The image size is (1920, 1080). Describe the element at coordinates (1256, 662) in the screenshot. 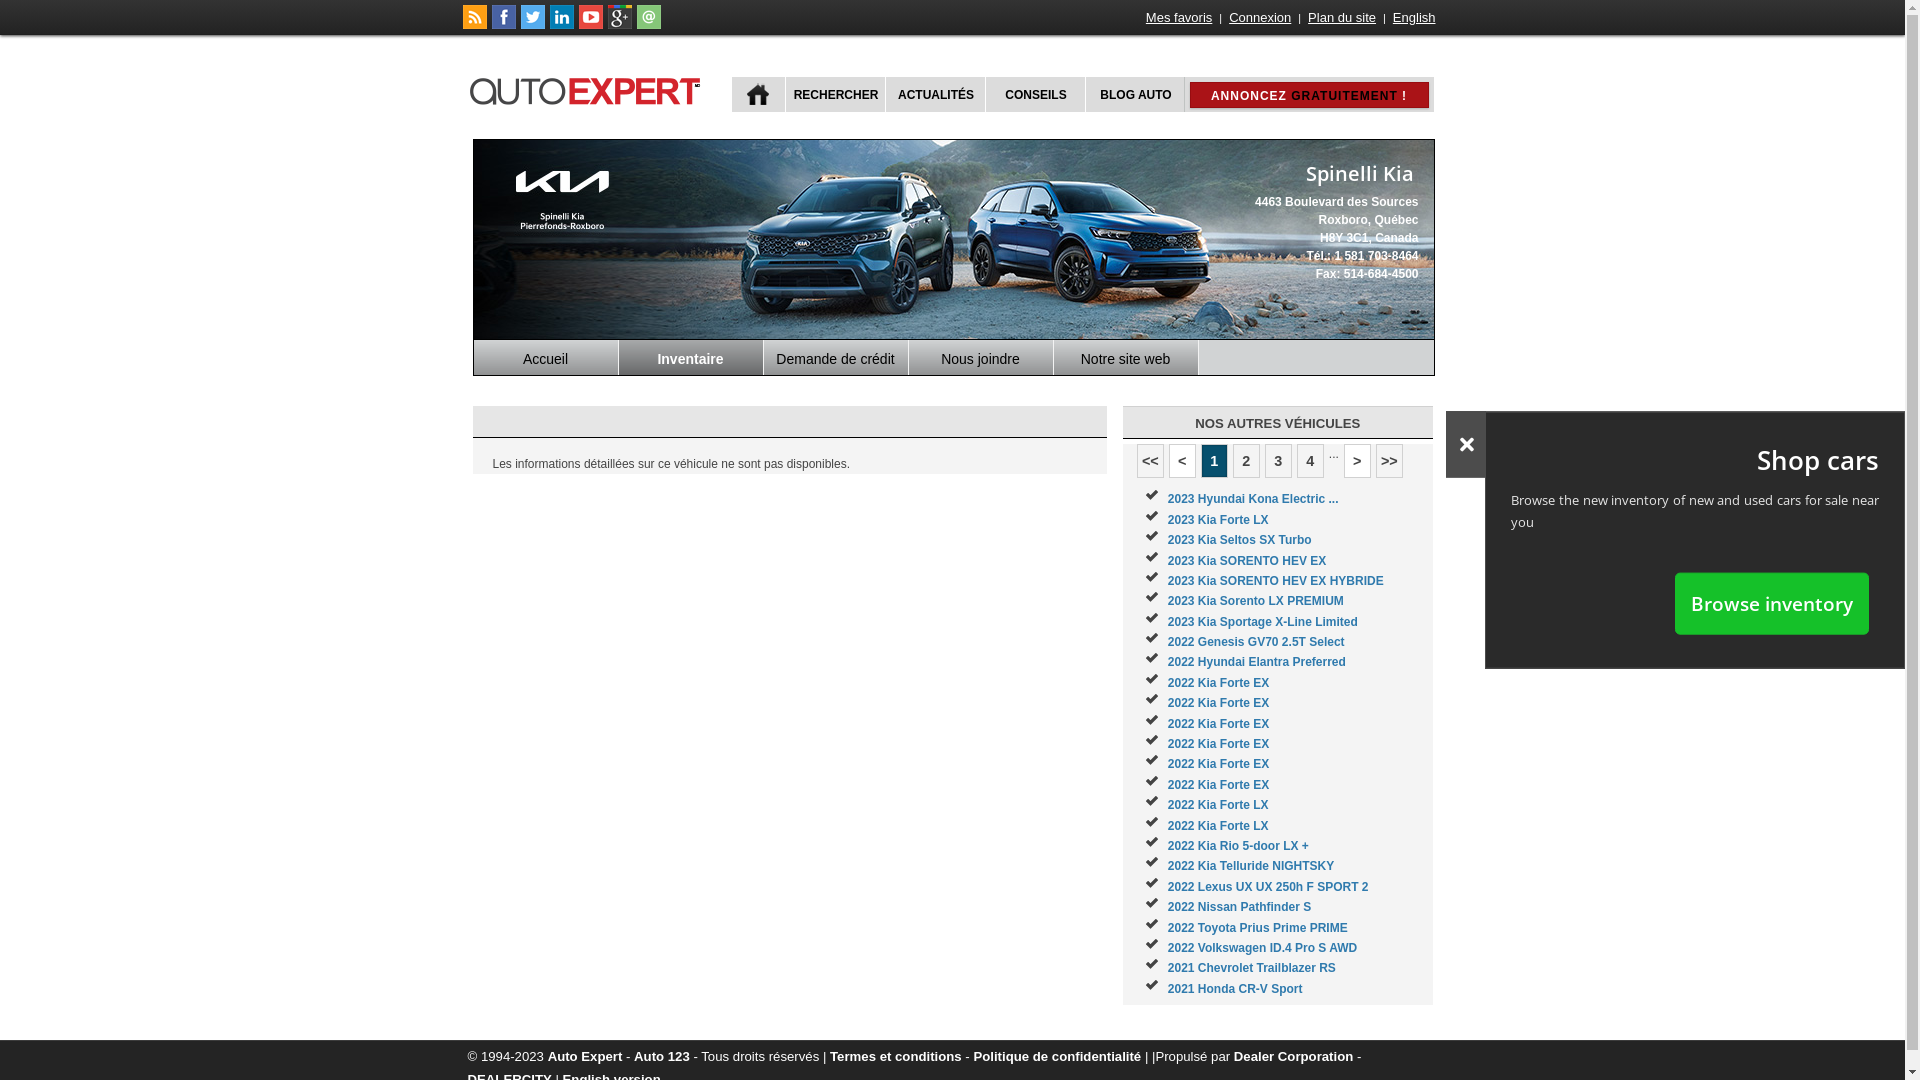

I see `'2022 Hyundai Elantra Preferred'` at that location.